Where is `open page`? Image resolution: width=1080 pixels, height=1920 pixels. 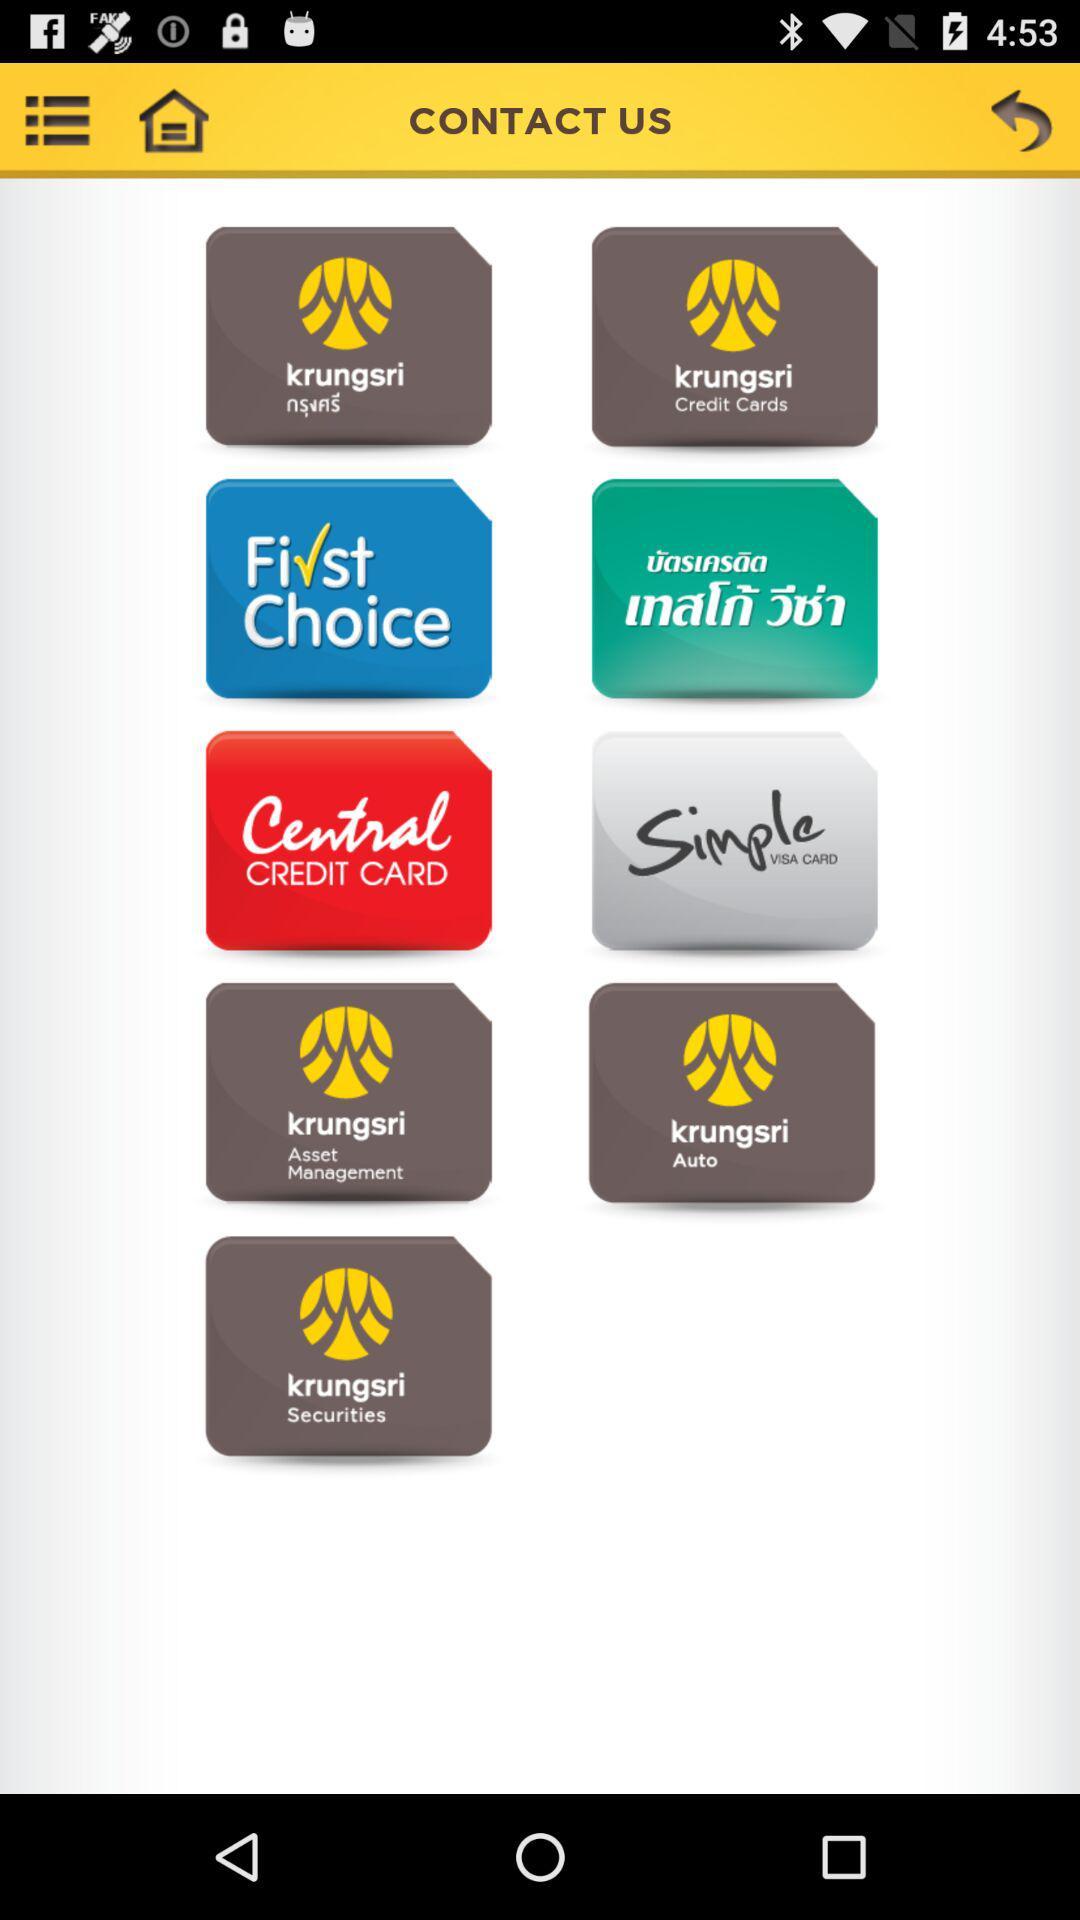
open page is located at coordinates (347, 1354).